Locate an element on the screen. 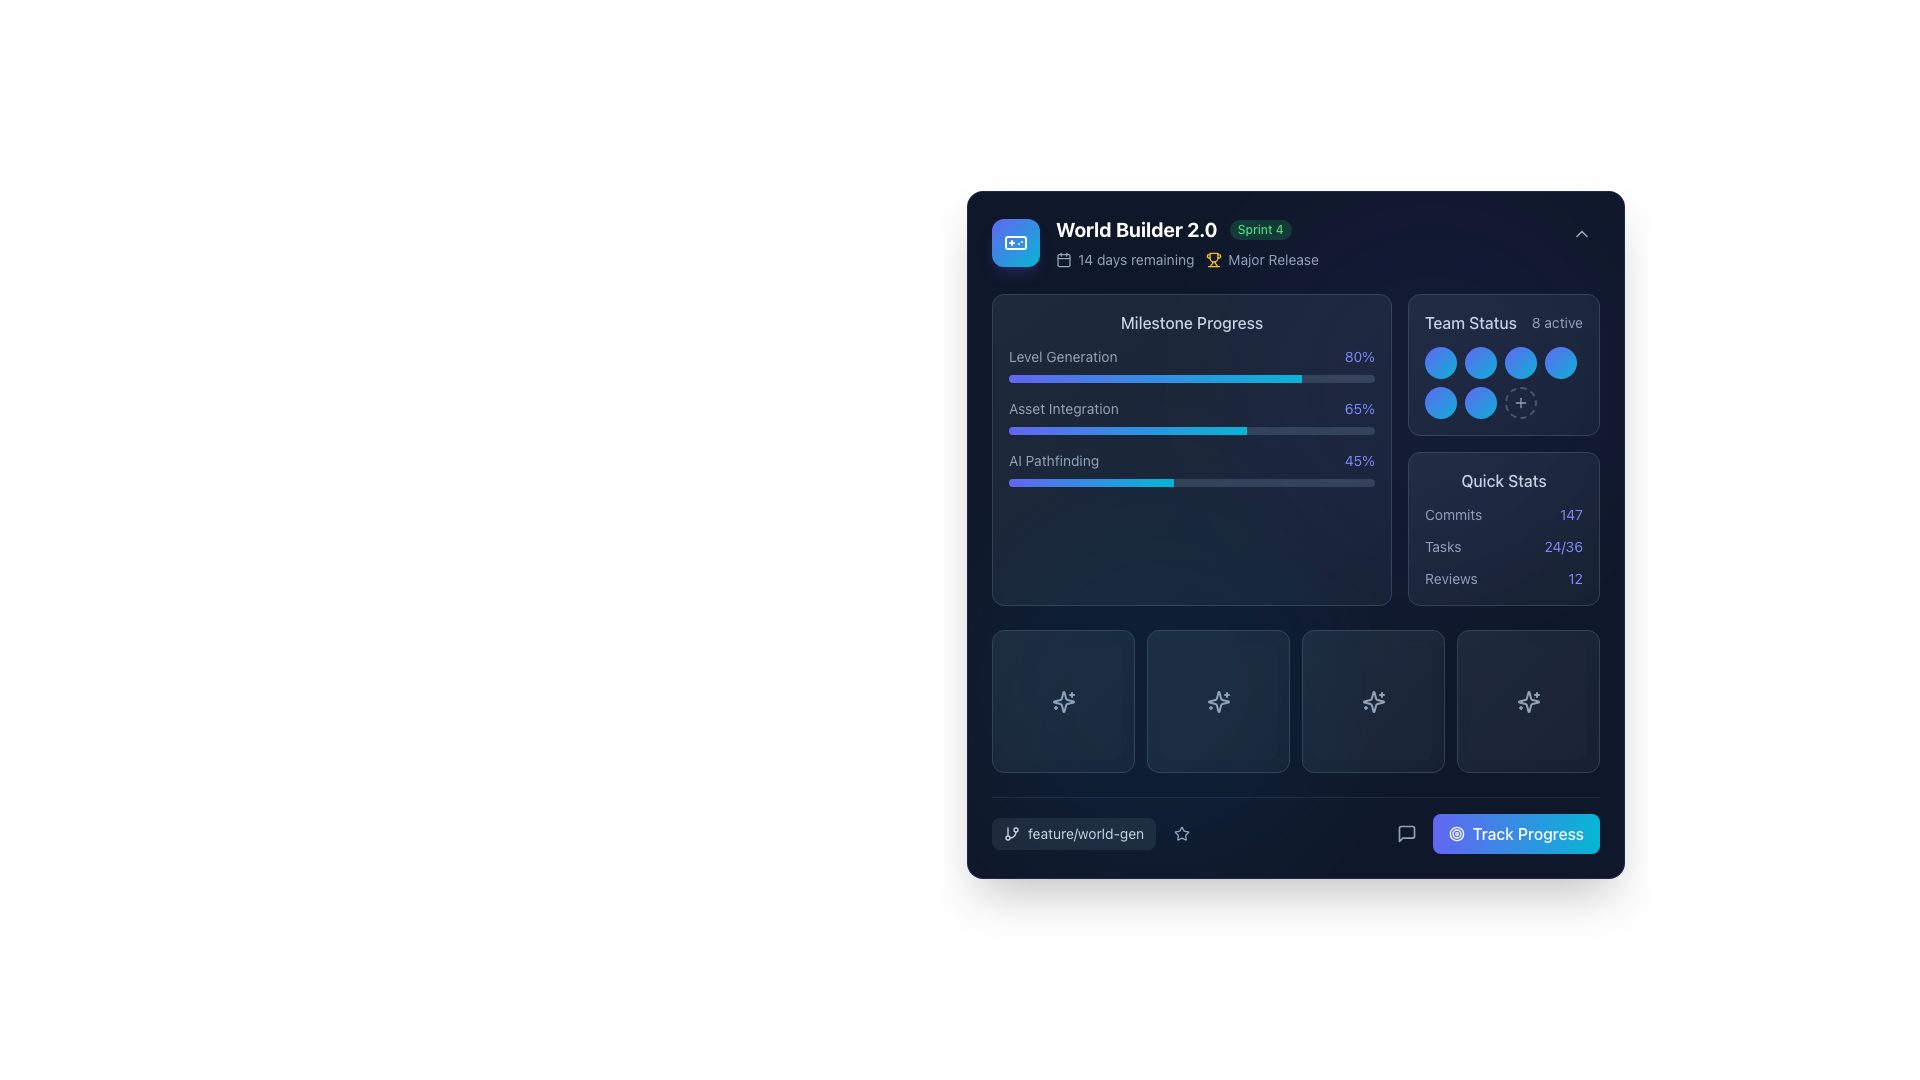  the progress indicator labeled 'AI Pathfinding' showing '45%' completion, located in the 'Milestone Progress' section is located at coordinates (1191, 469).